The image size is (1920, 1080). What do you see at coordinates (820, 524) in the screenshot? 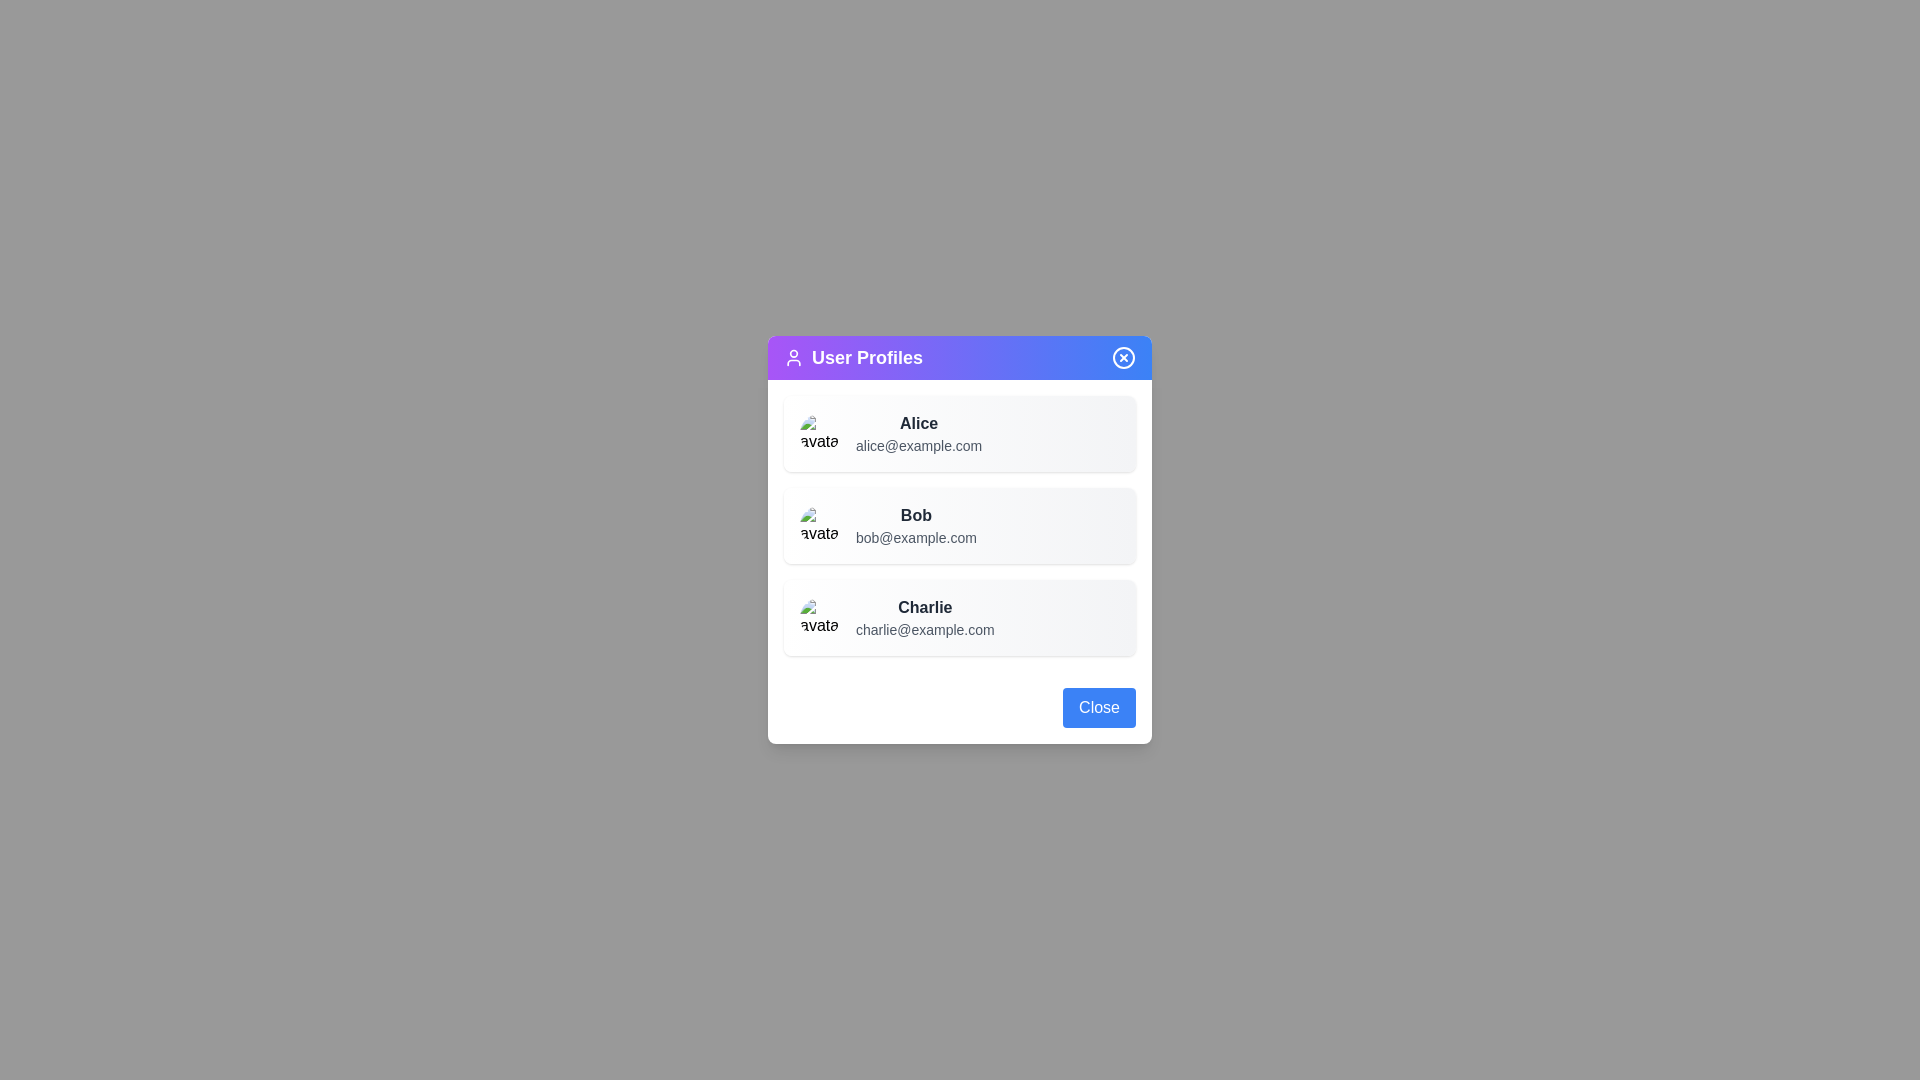
I see `the avatar of Bob to inspect their profile` at bounding box center [820, 524].